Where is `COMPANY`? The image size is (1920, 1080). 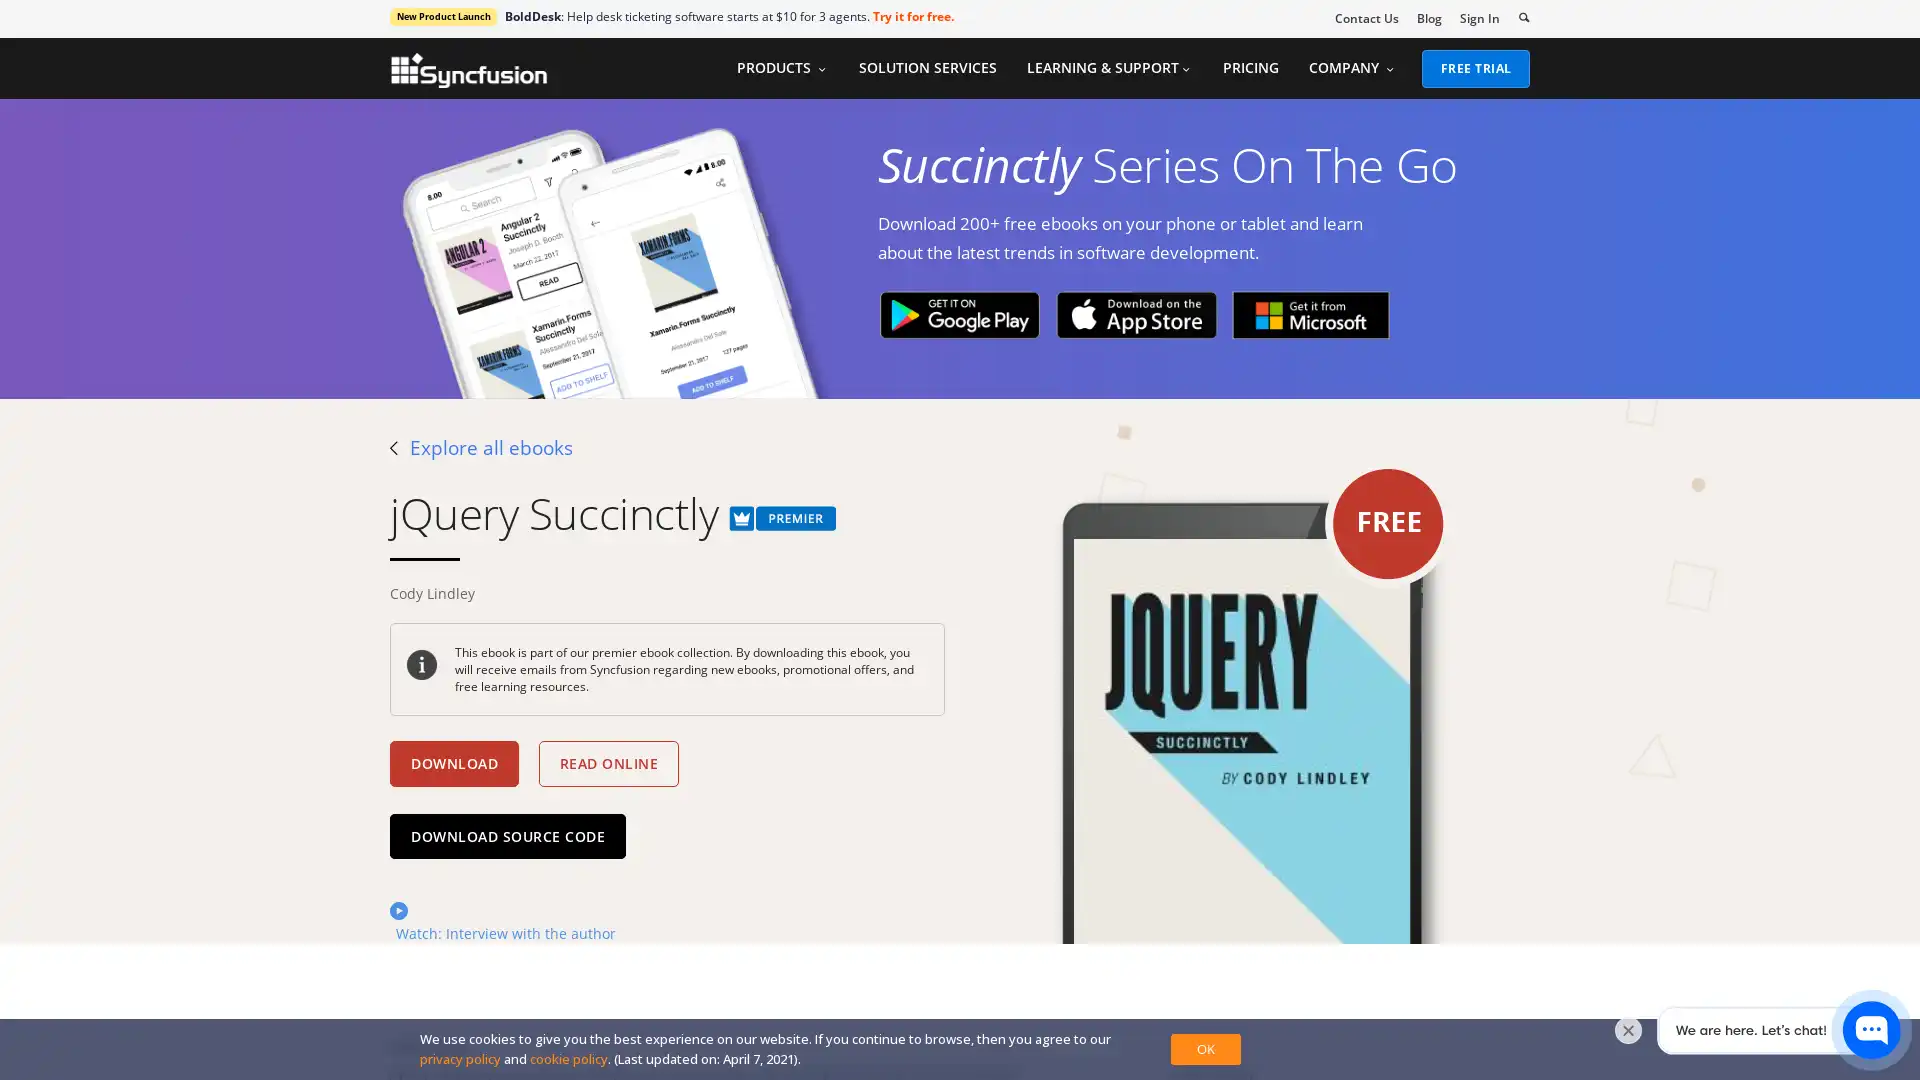
COMPANY is located at coordinates (1352, 67).